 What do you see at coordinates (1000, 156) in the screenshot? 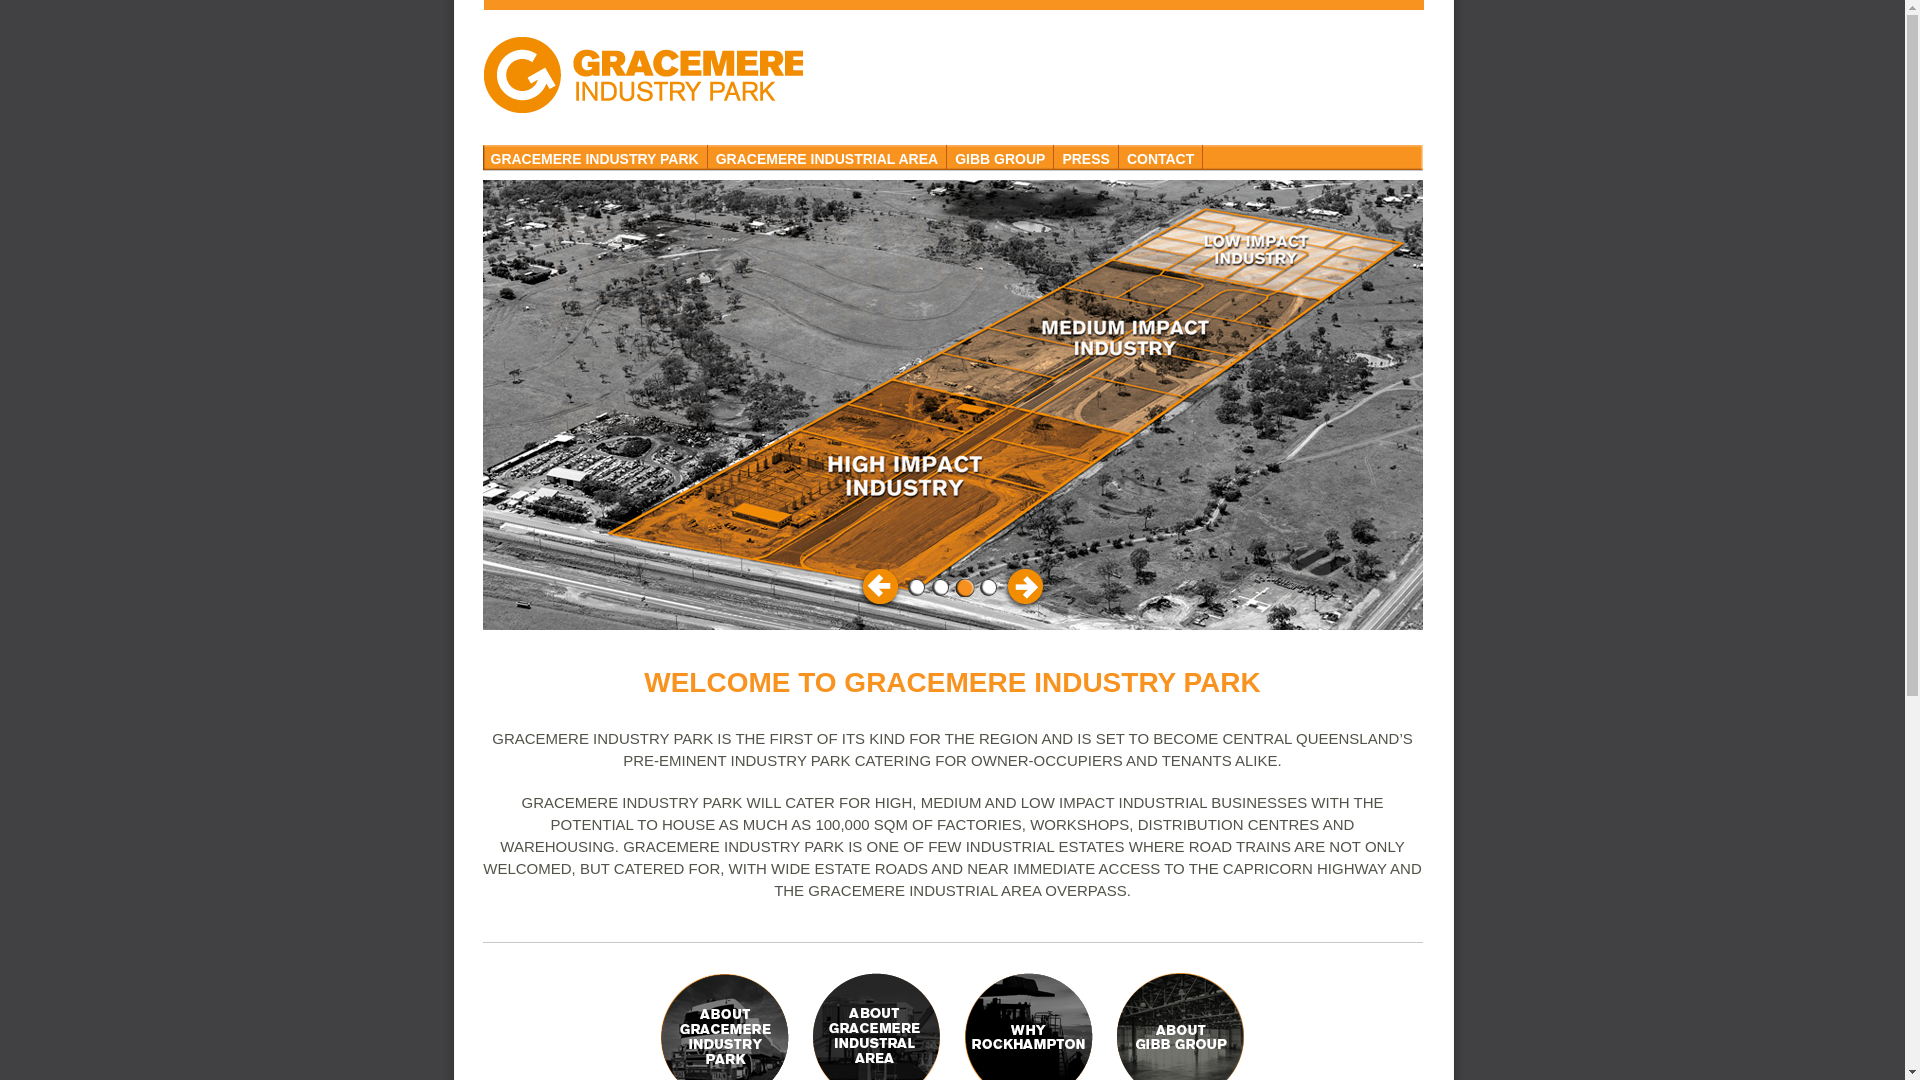
I see `'GIBB GROUP'` at bounding box center [1000, 156].